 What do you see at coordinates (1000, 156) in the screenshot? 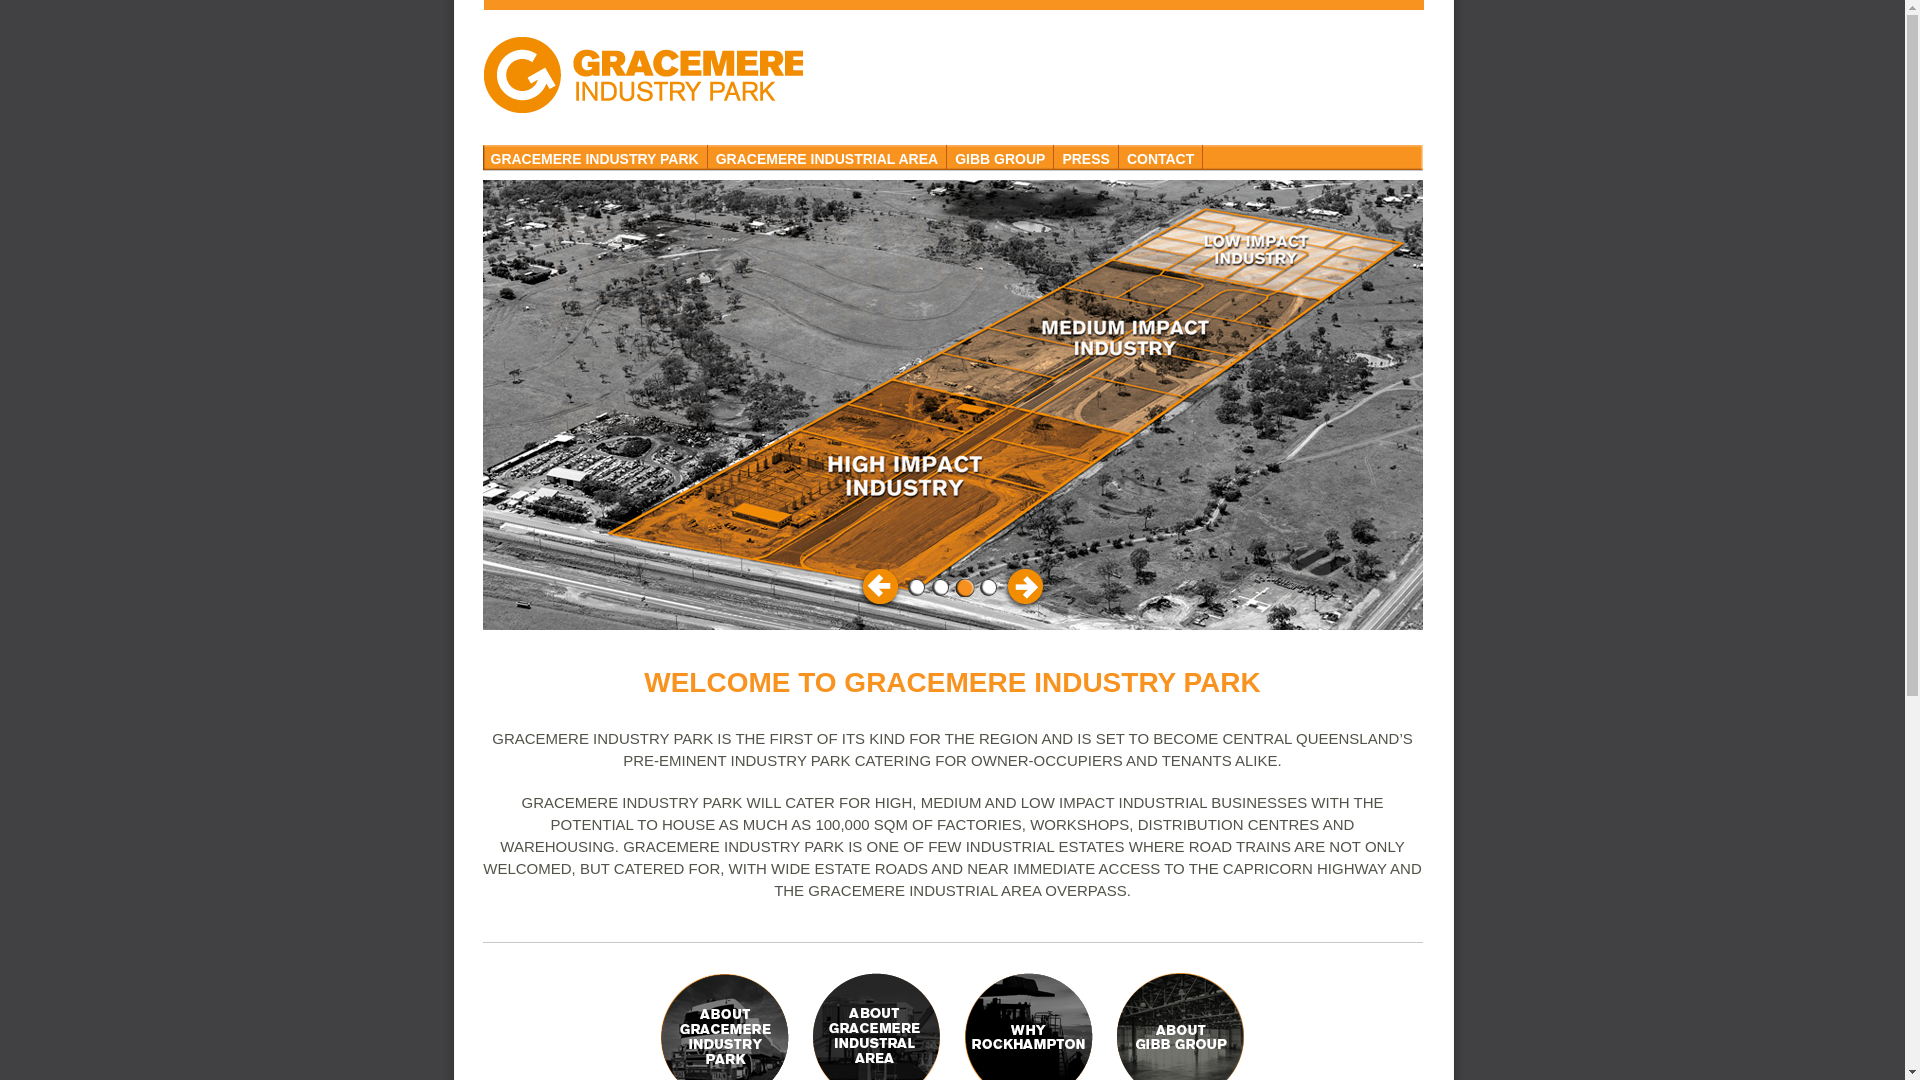
I see `'GIBB GROUP'` at bounding box center [1000, 156].